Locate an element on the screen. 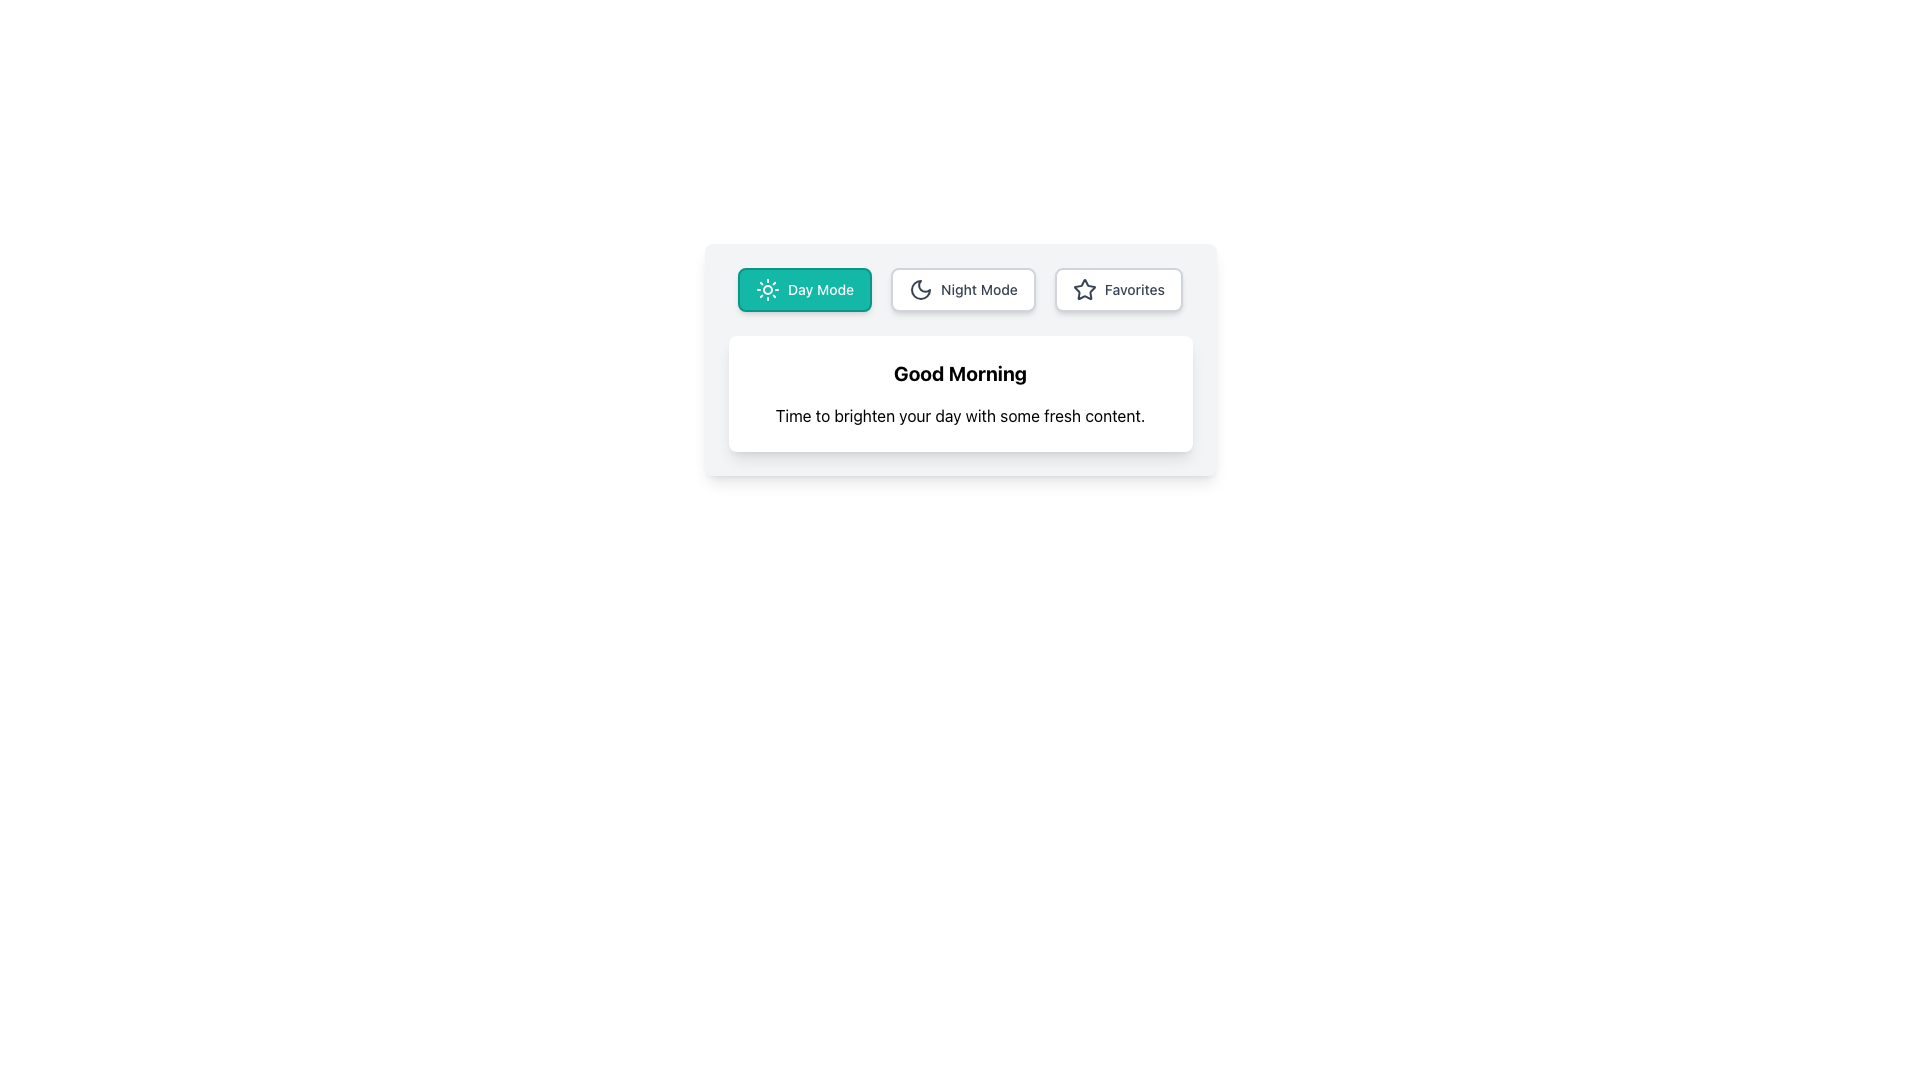 The height and width of the screenshot is (1080, 1920). the first button on the left side of the row is located at coordinates (805, 289).